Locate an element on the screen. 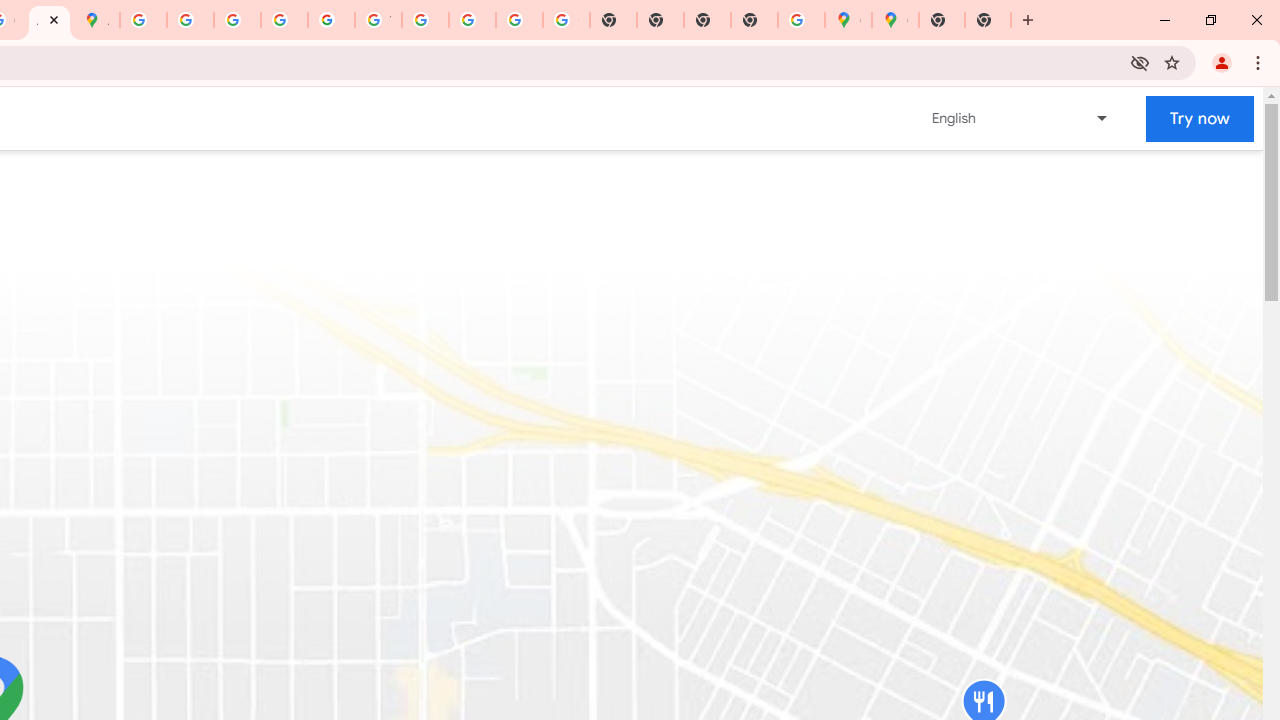  'Change language or region' is located at coordinates (1021, 118).